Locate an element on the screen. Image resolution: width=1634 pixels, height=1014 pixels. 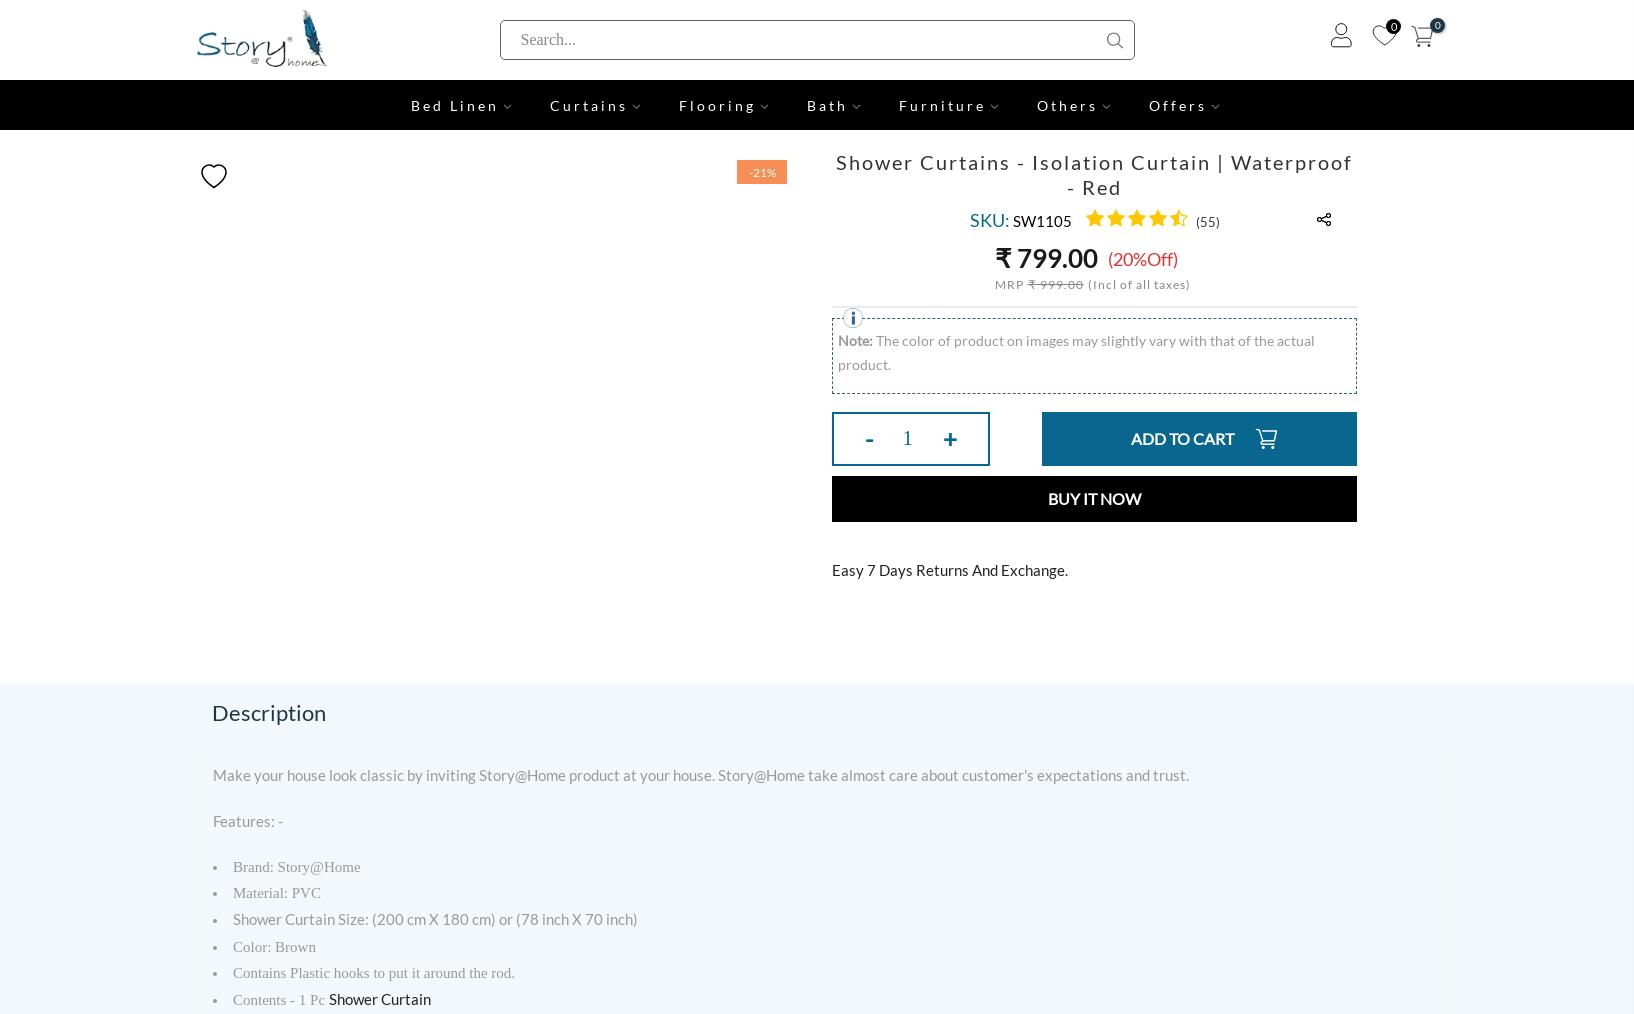
'Curtains' is located at coordinates (589, 104).